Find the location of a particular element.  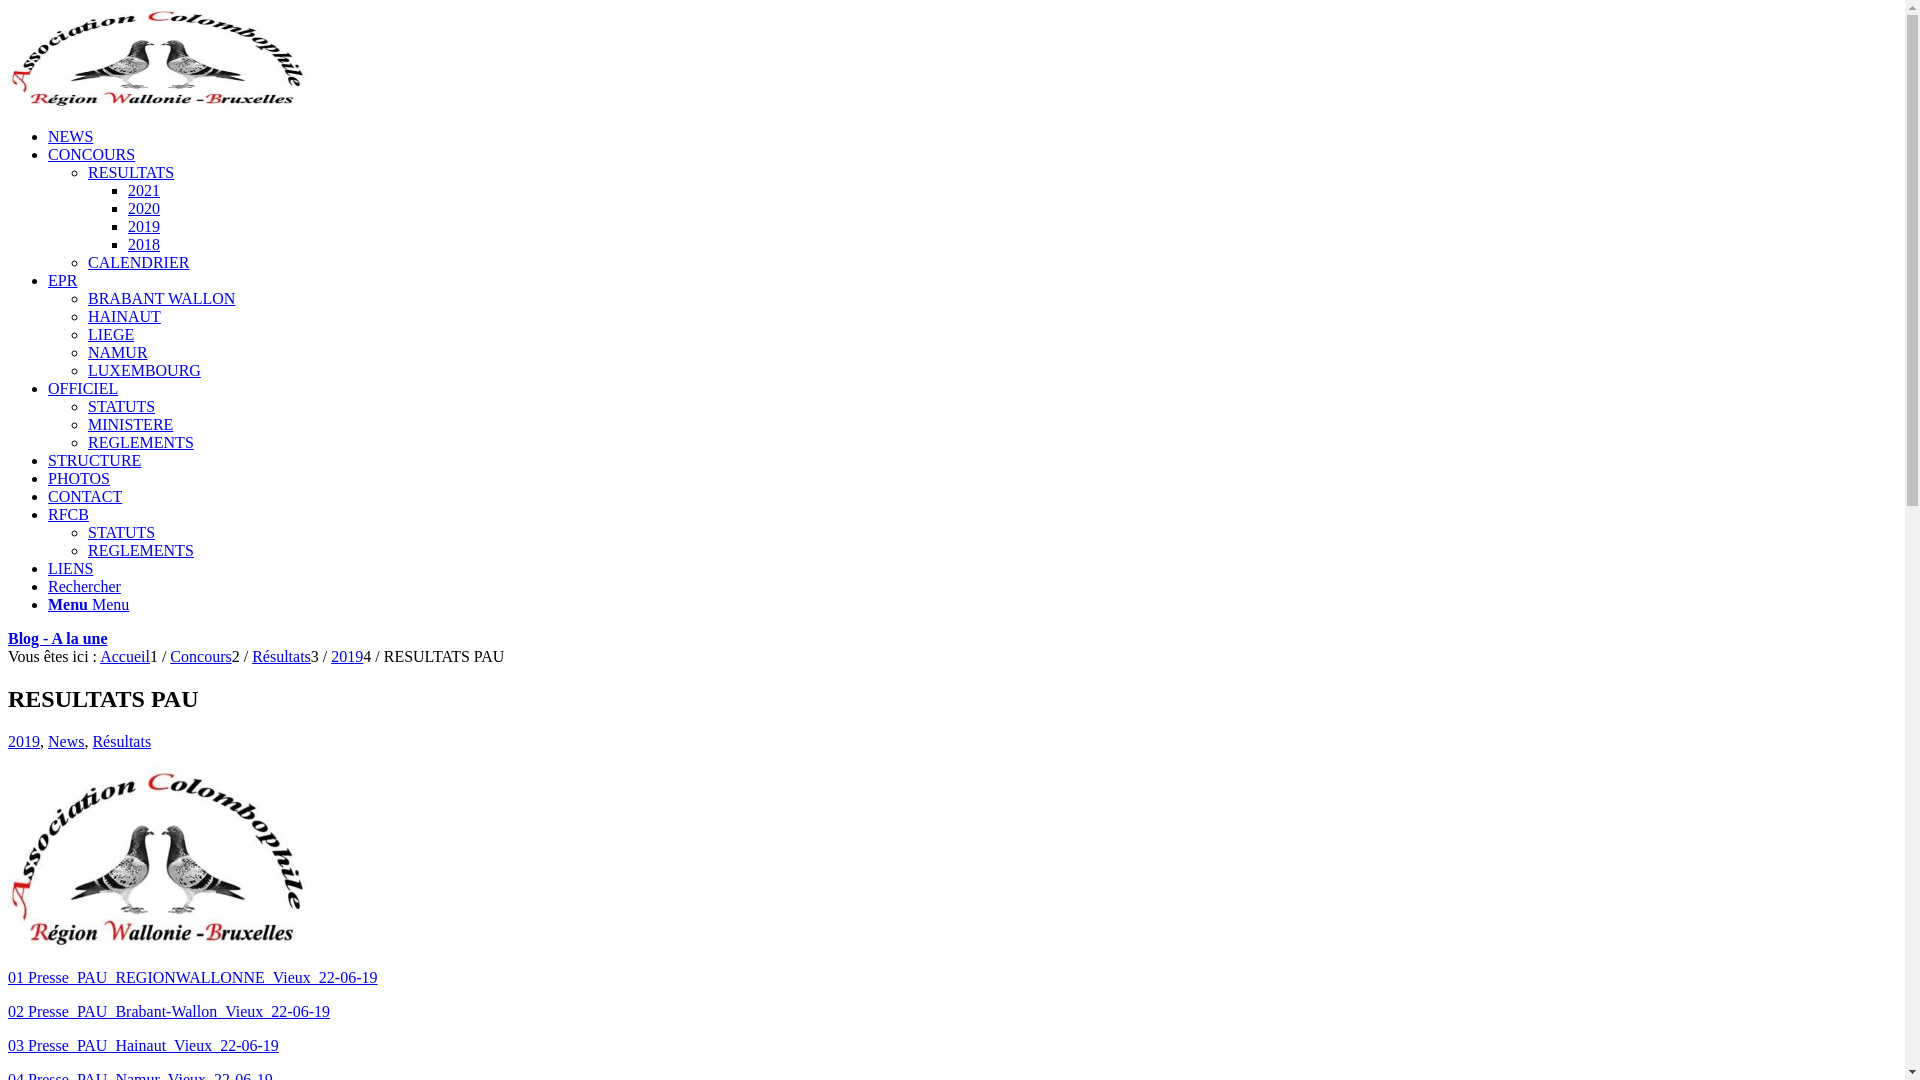

'2021' is located at coordinates (143, 190).